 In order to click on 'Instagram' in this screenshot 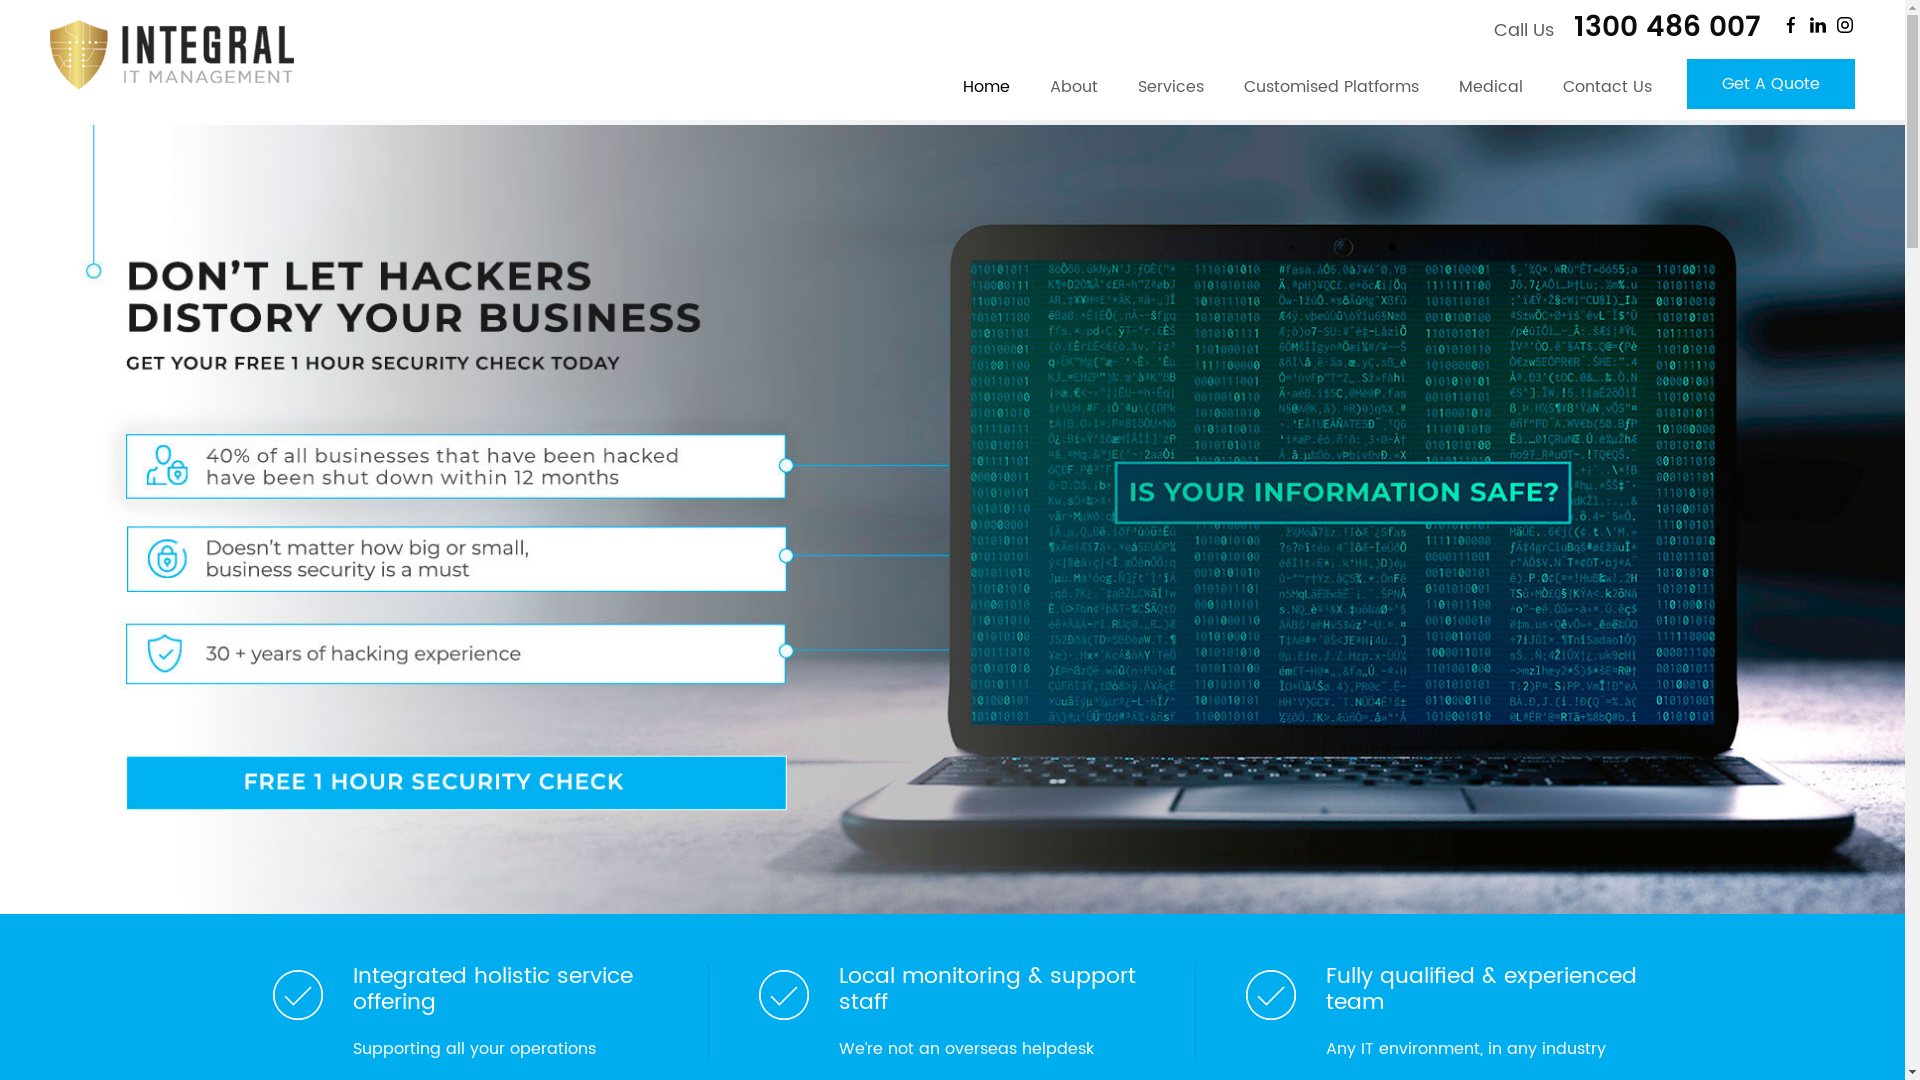, I will do `click(1843, 24)`.